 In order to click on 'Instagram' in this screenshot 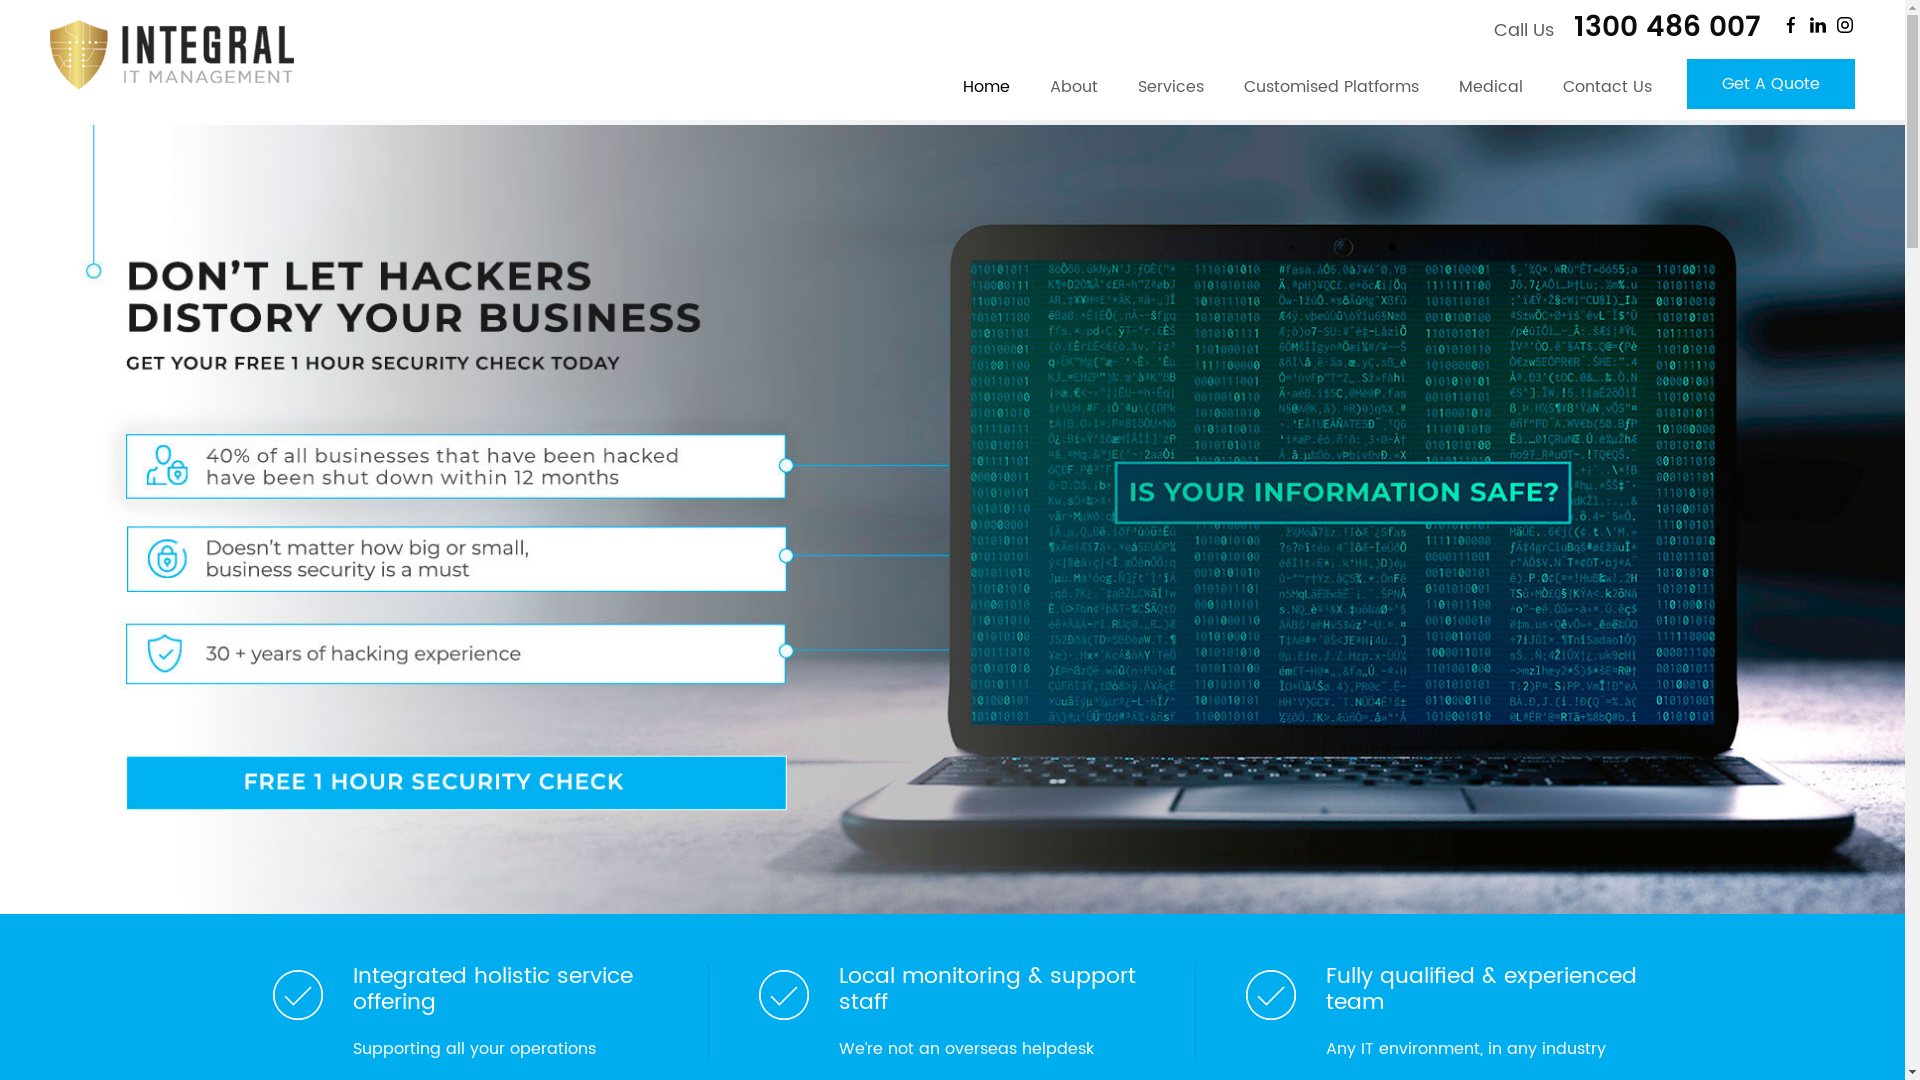, I will do `click(1843, 24)`.